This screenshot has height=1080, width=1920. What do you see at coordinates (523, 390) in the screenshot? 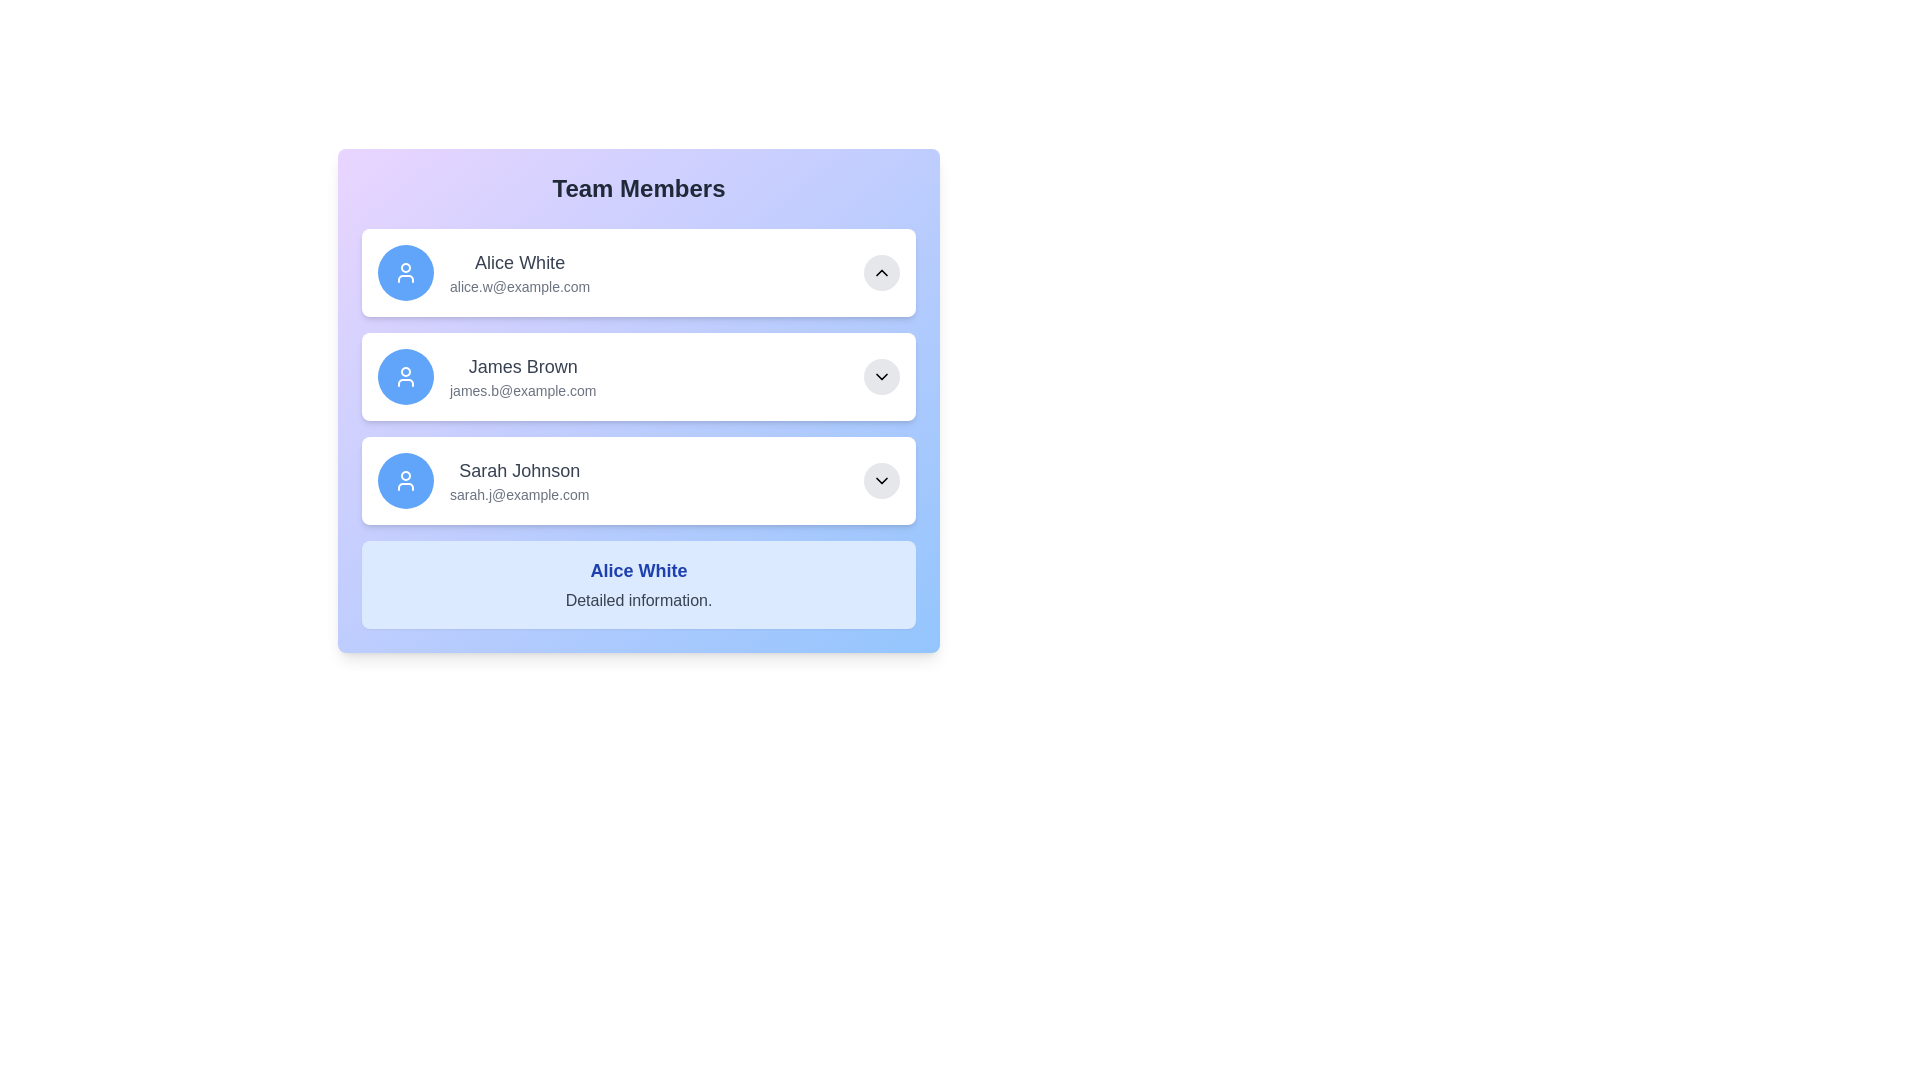
I see `email address displayed in the text label associated with 'James Brown' in the team member list, located below his name in the second section of the list` at bounding box center [523, 390].